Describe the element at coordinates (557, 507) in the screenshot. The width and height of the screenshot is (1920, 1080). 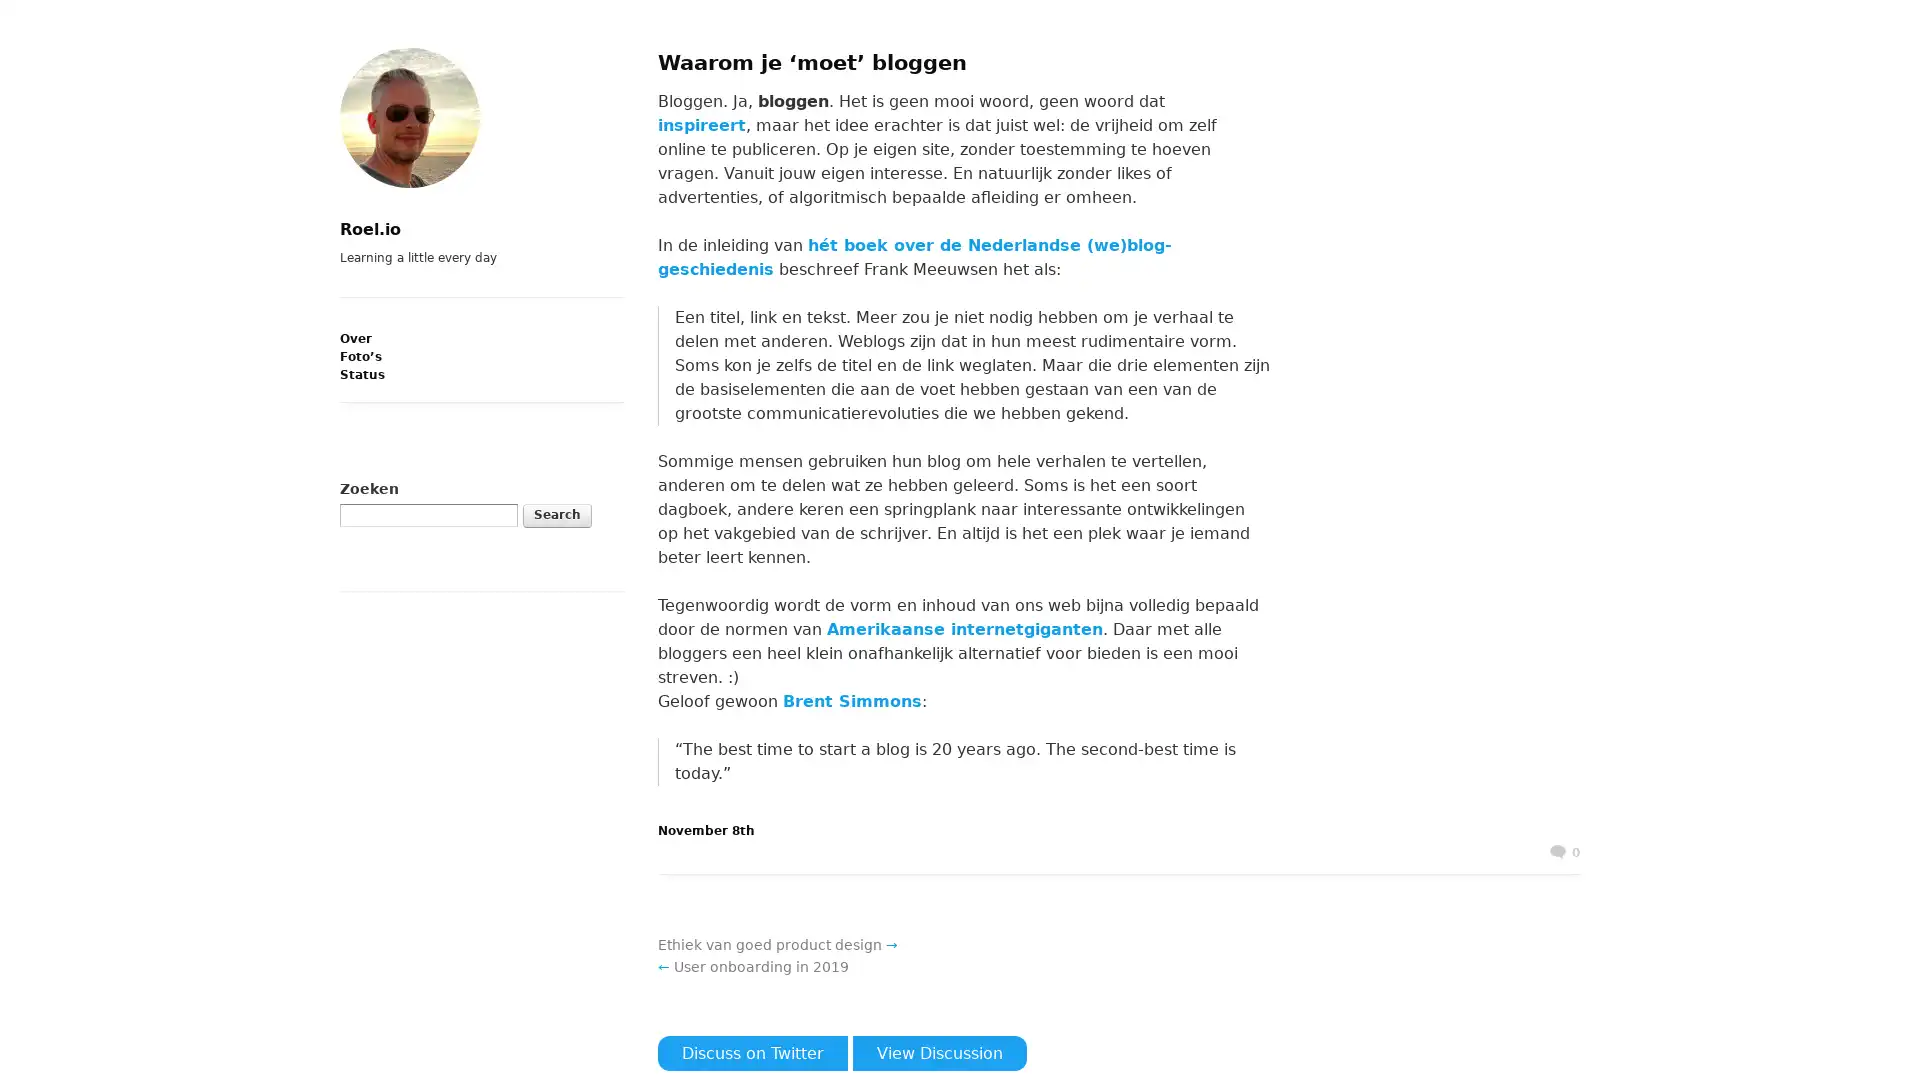
I see `Search` at that location.